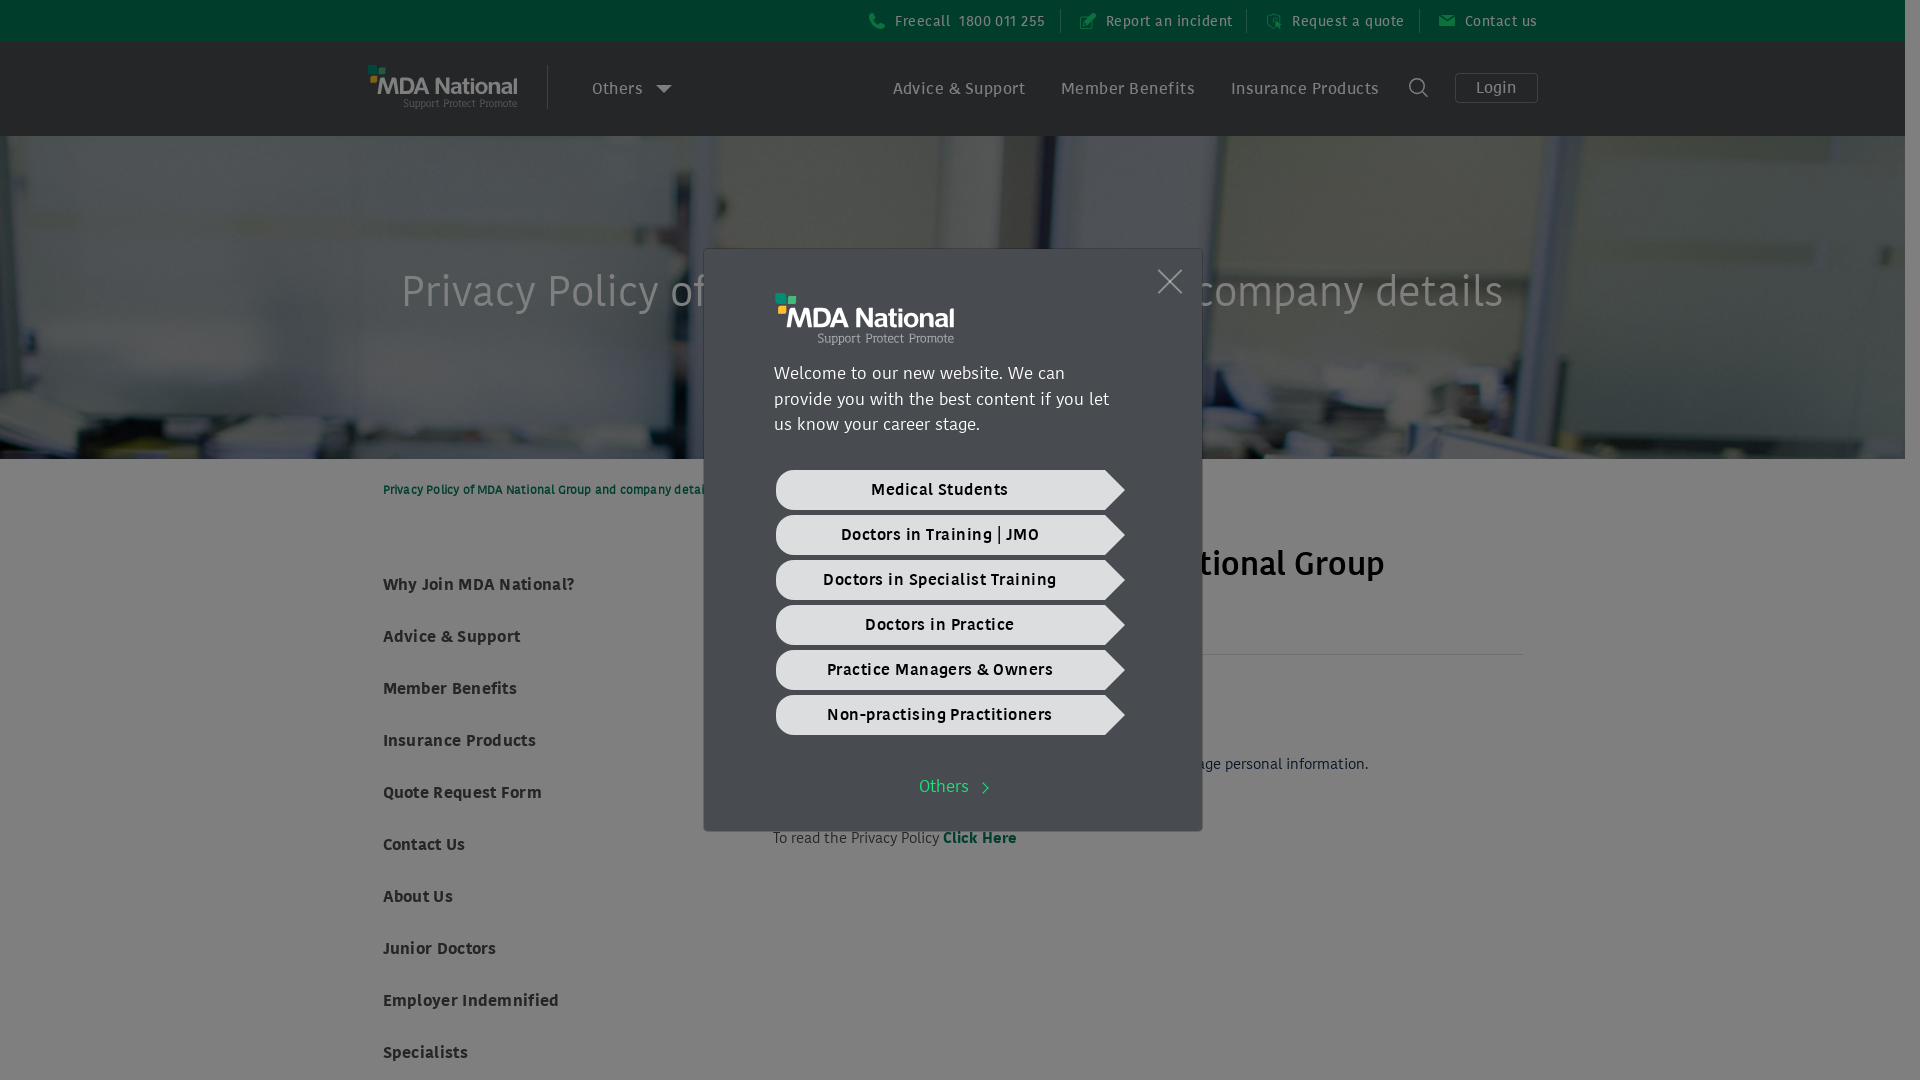 This screenshot has width=1920, height=1080. What do you see at coordinates (469, 1000) in the screenshot?
I see `'Employer Indemnified'` at bounding box center [469, 1000].